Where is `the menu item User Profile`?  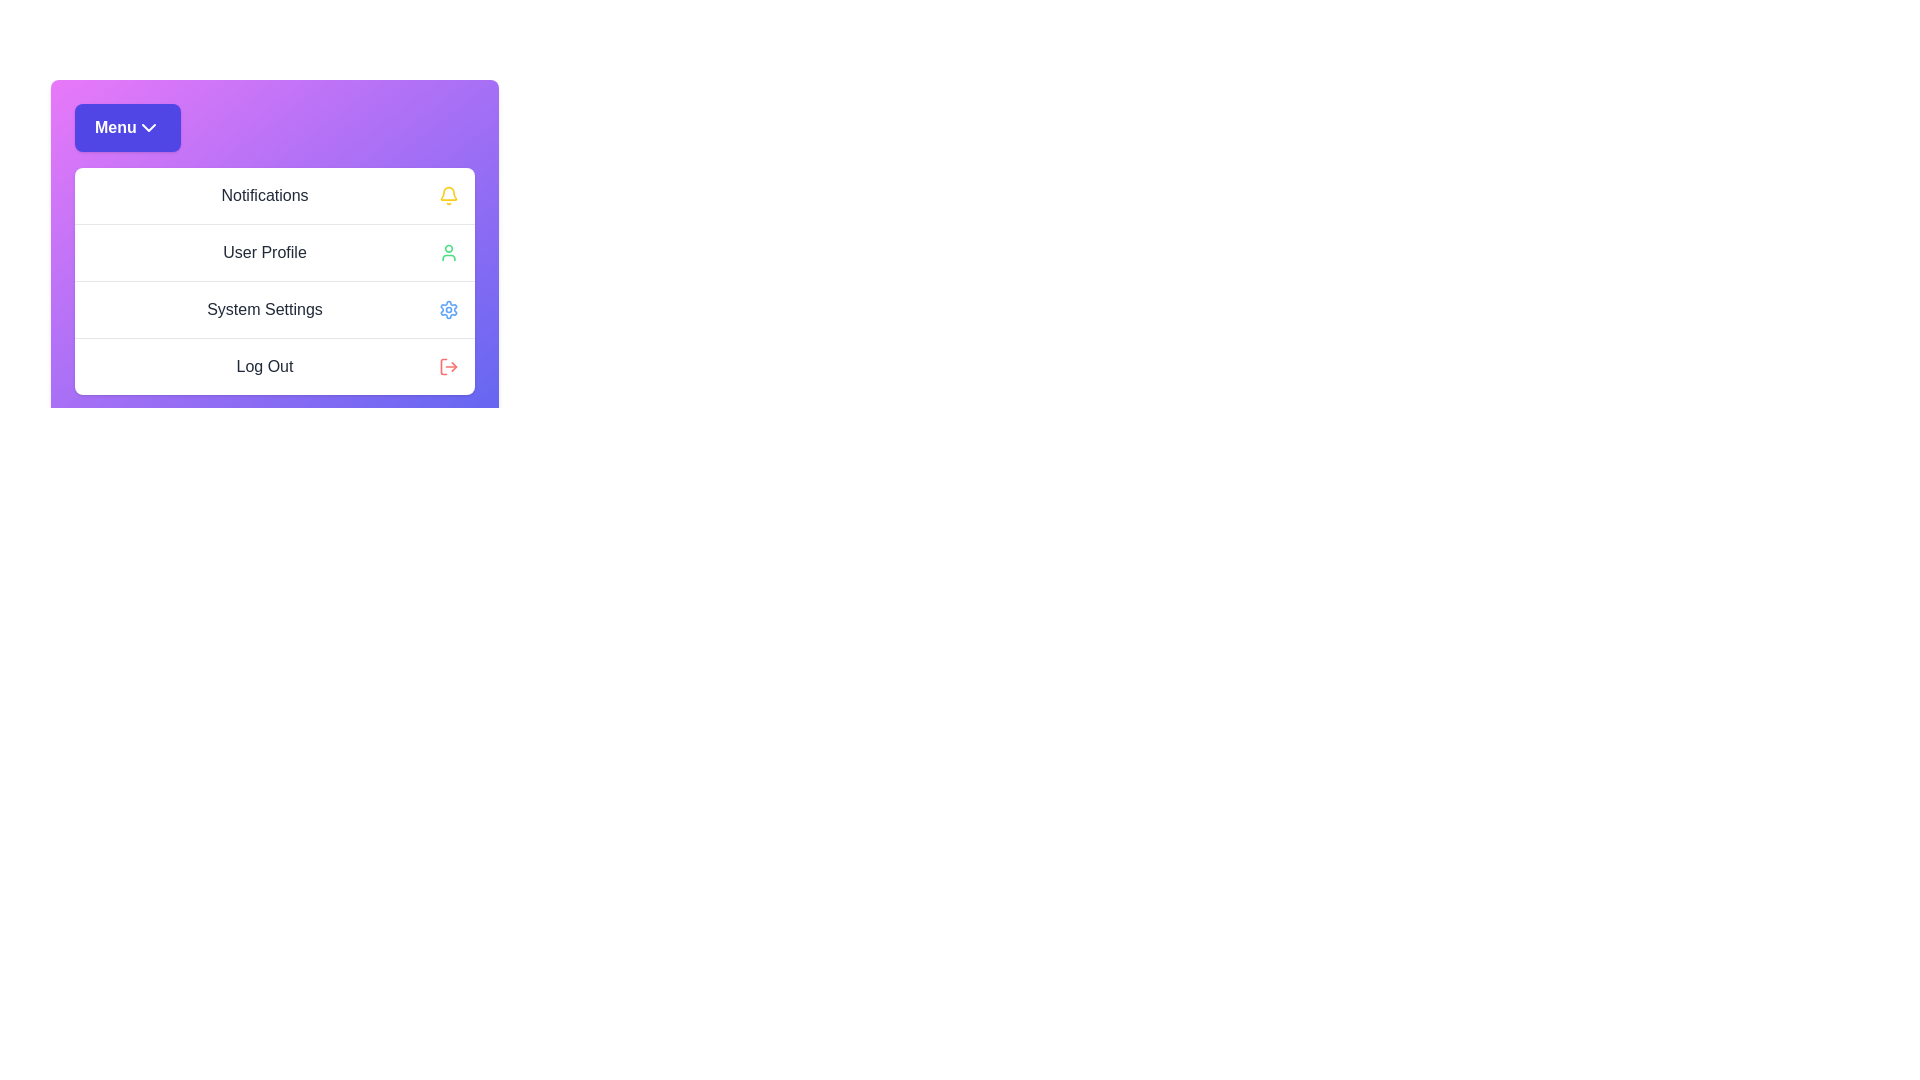
the menu item User Profile is located at coordinates (273, 251).